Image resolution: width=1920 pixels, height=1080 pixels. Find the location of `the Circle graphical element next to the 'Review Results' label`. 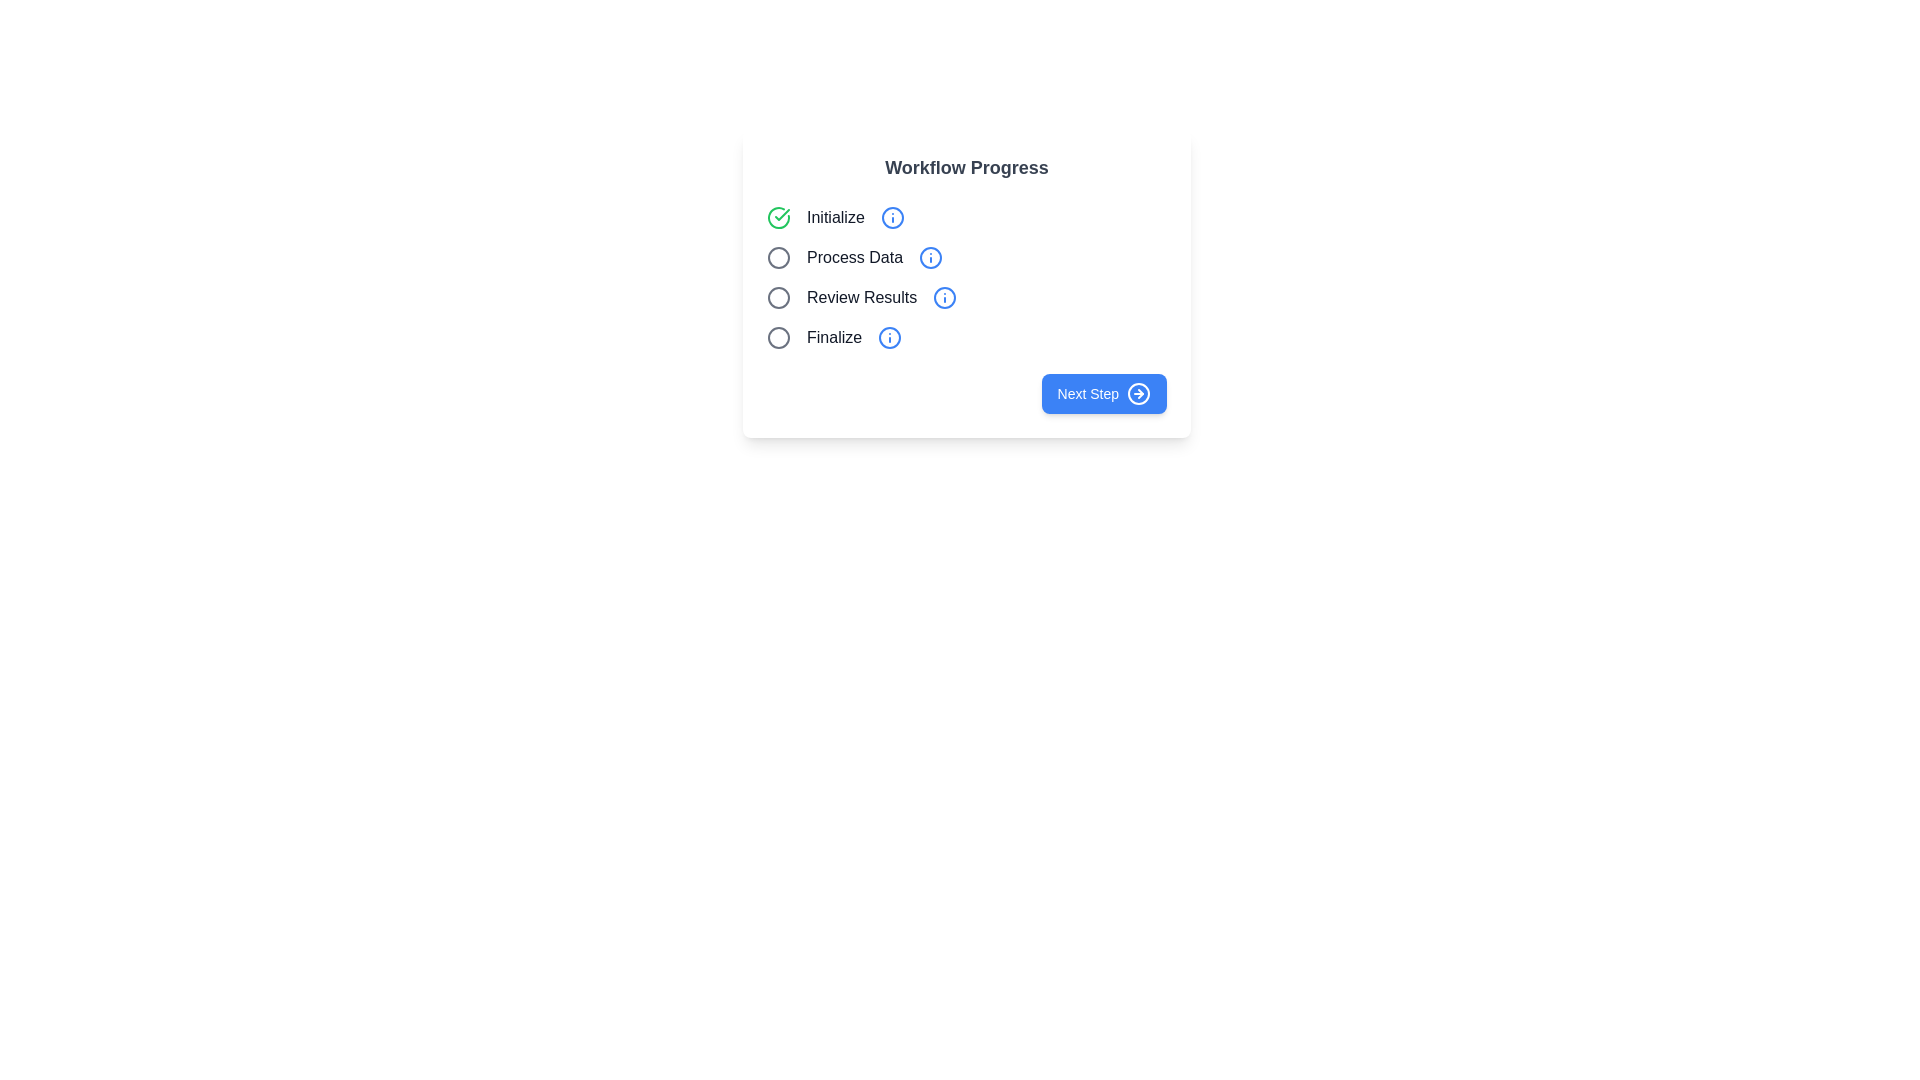

the Circle graphical element next to the 'Review Results' label is located at coordinates (944, 297).